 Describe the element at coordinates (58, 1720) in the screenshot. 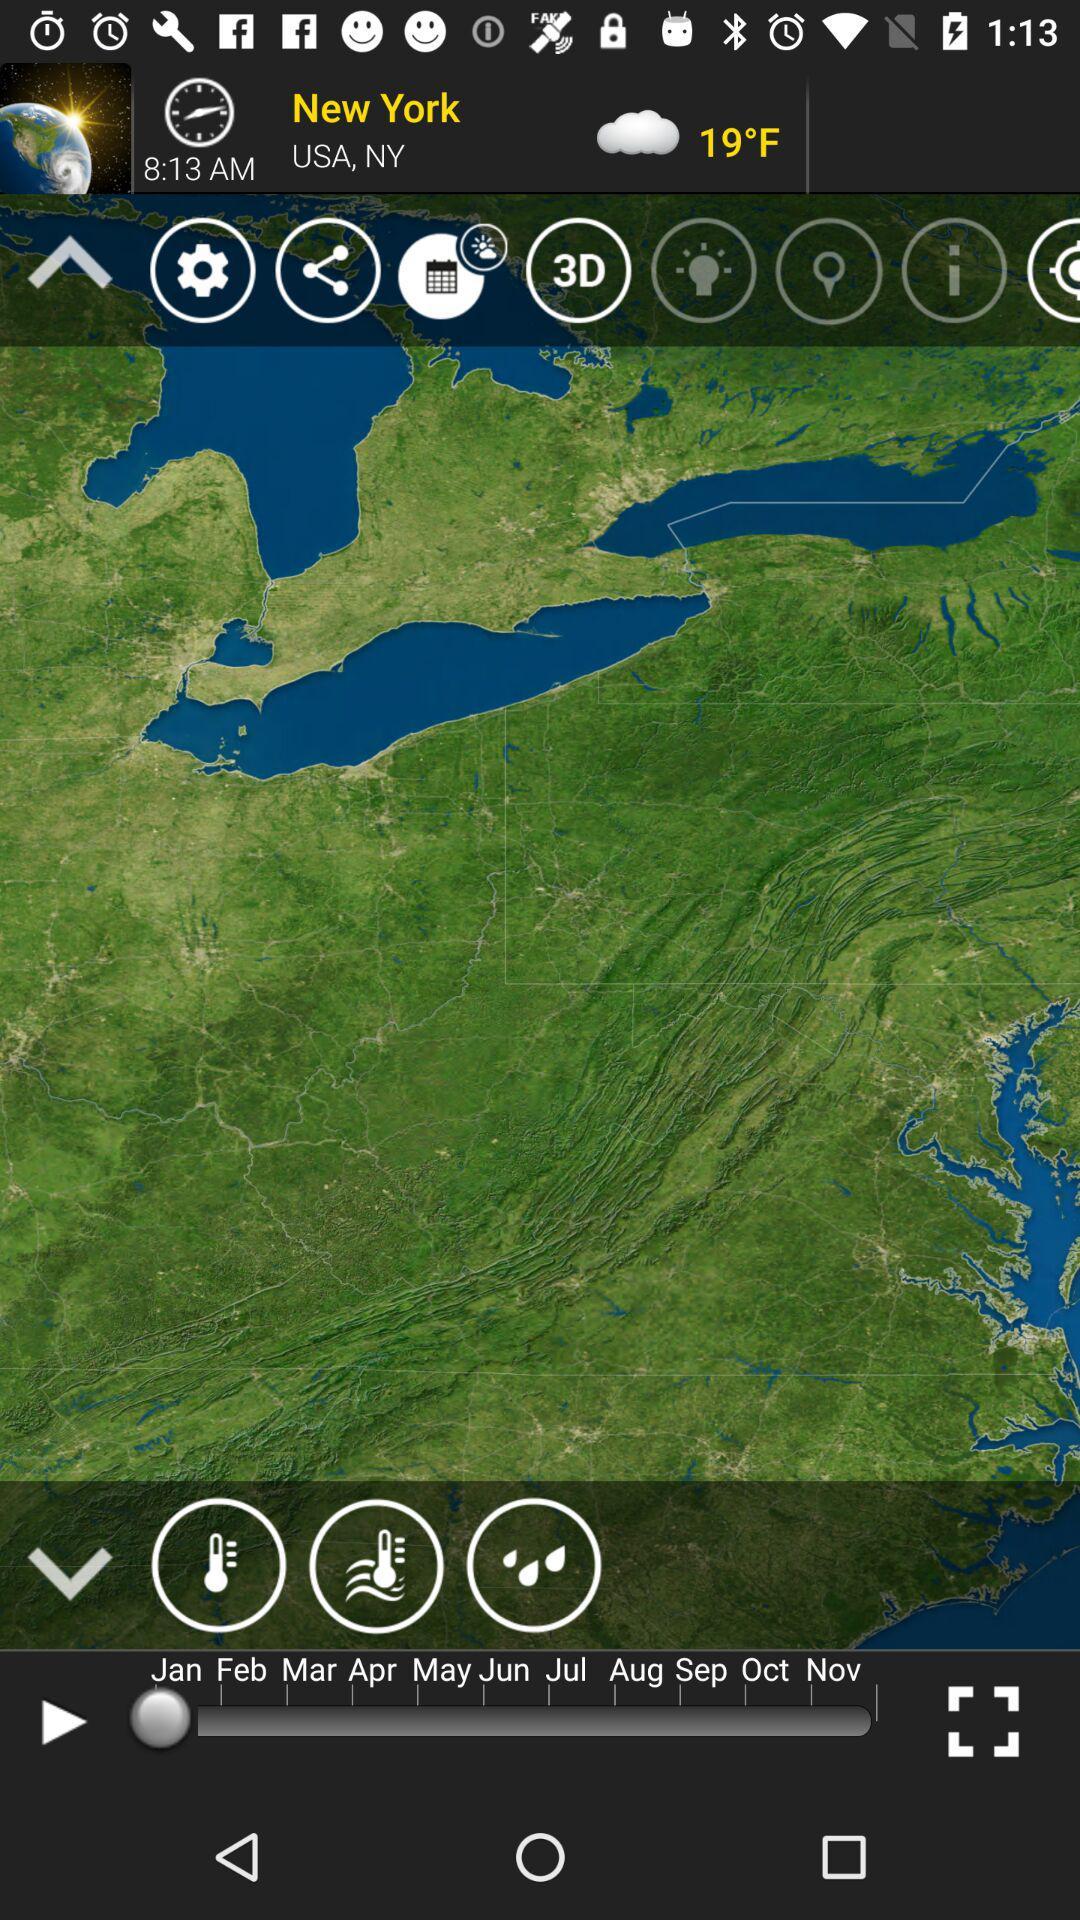

I see `the play icon` at that location.